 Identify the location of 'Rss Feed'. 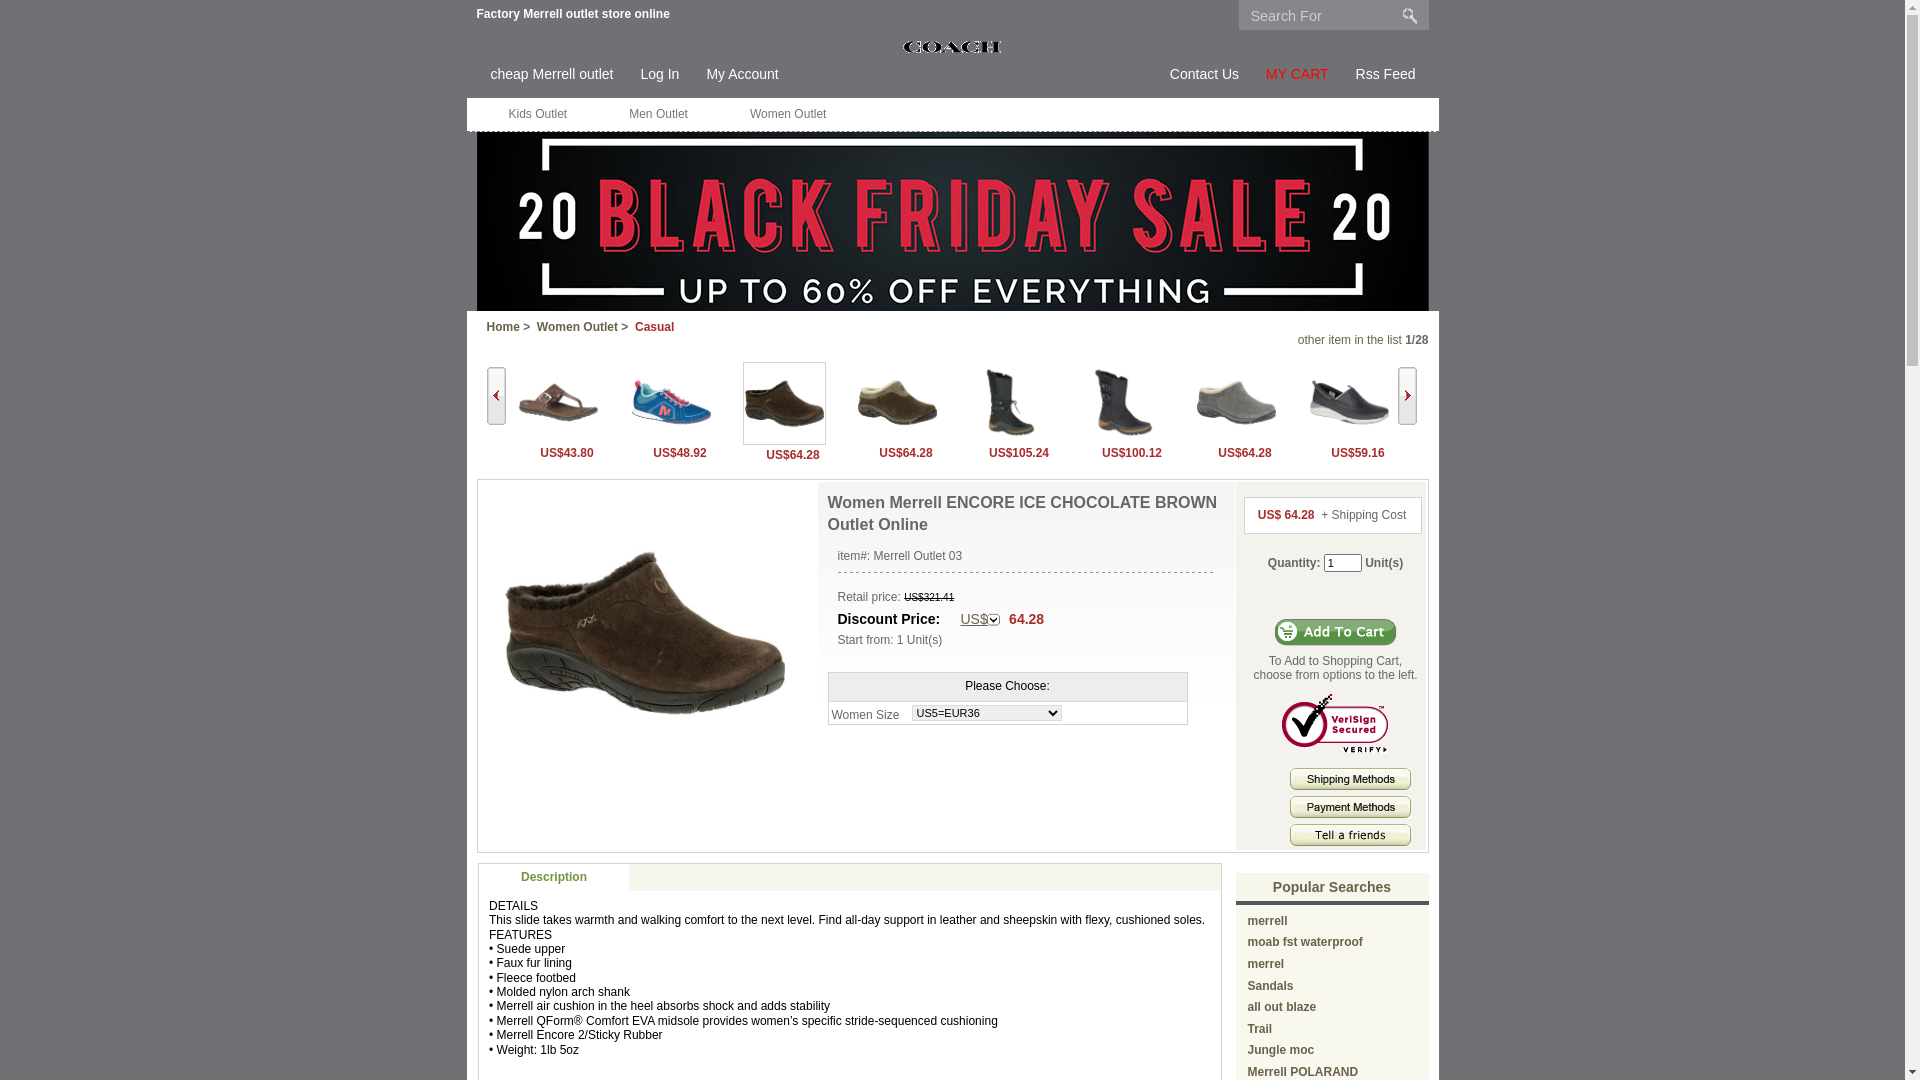
(1385, 73).